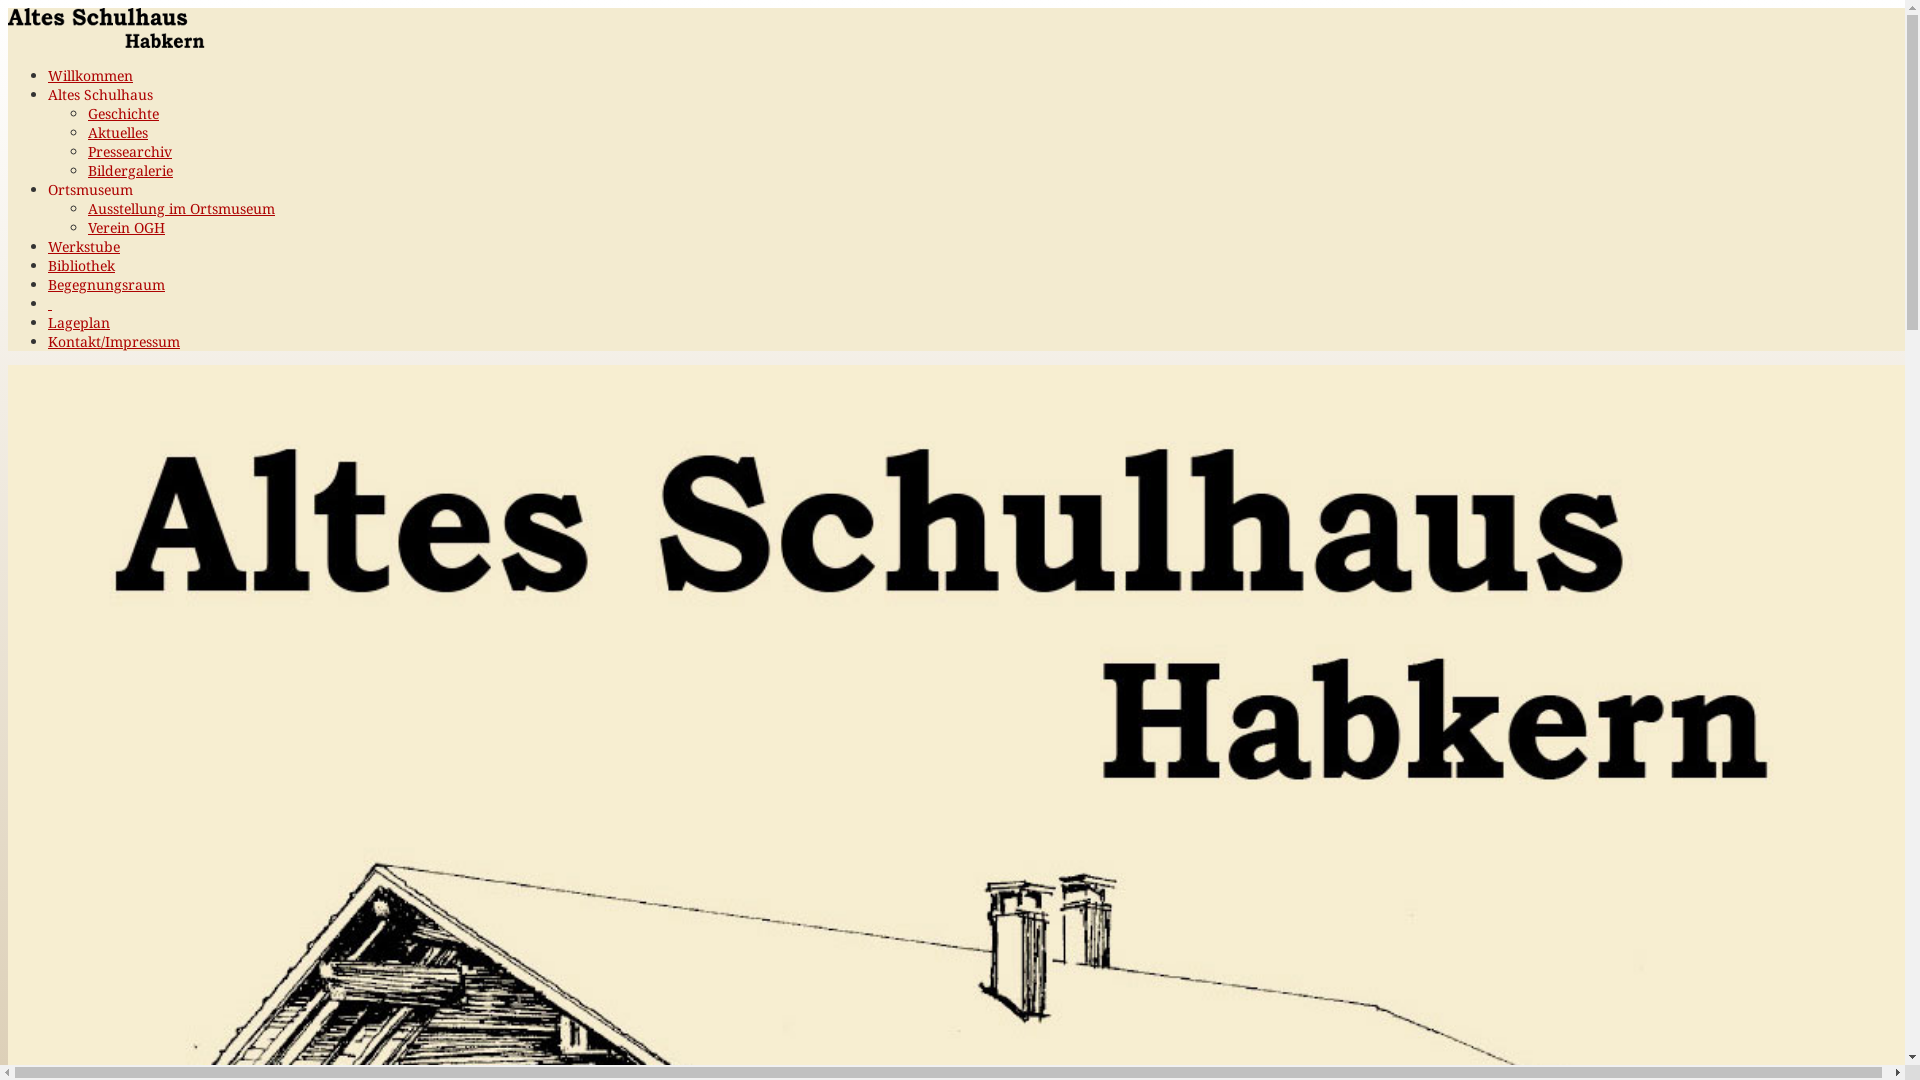 The height and width of the screenshot is (1080, 1920). What do you see at coordinates (48, 284) in the screenshot?
I see `'Begegnungsraum'` at bounding box center [48, 284].